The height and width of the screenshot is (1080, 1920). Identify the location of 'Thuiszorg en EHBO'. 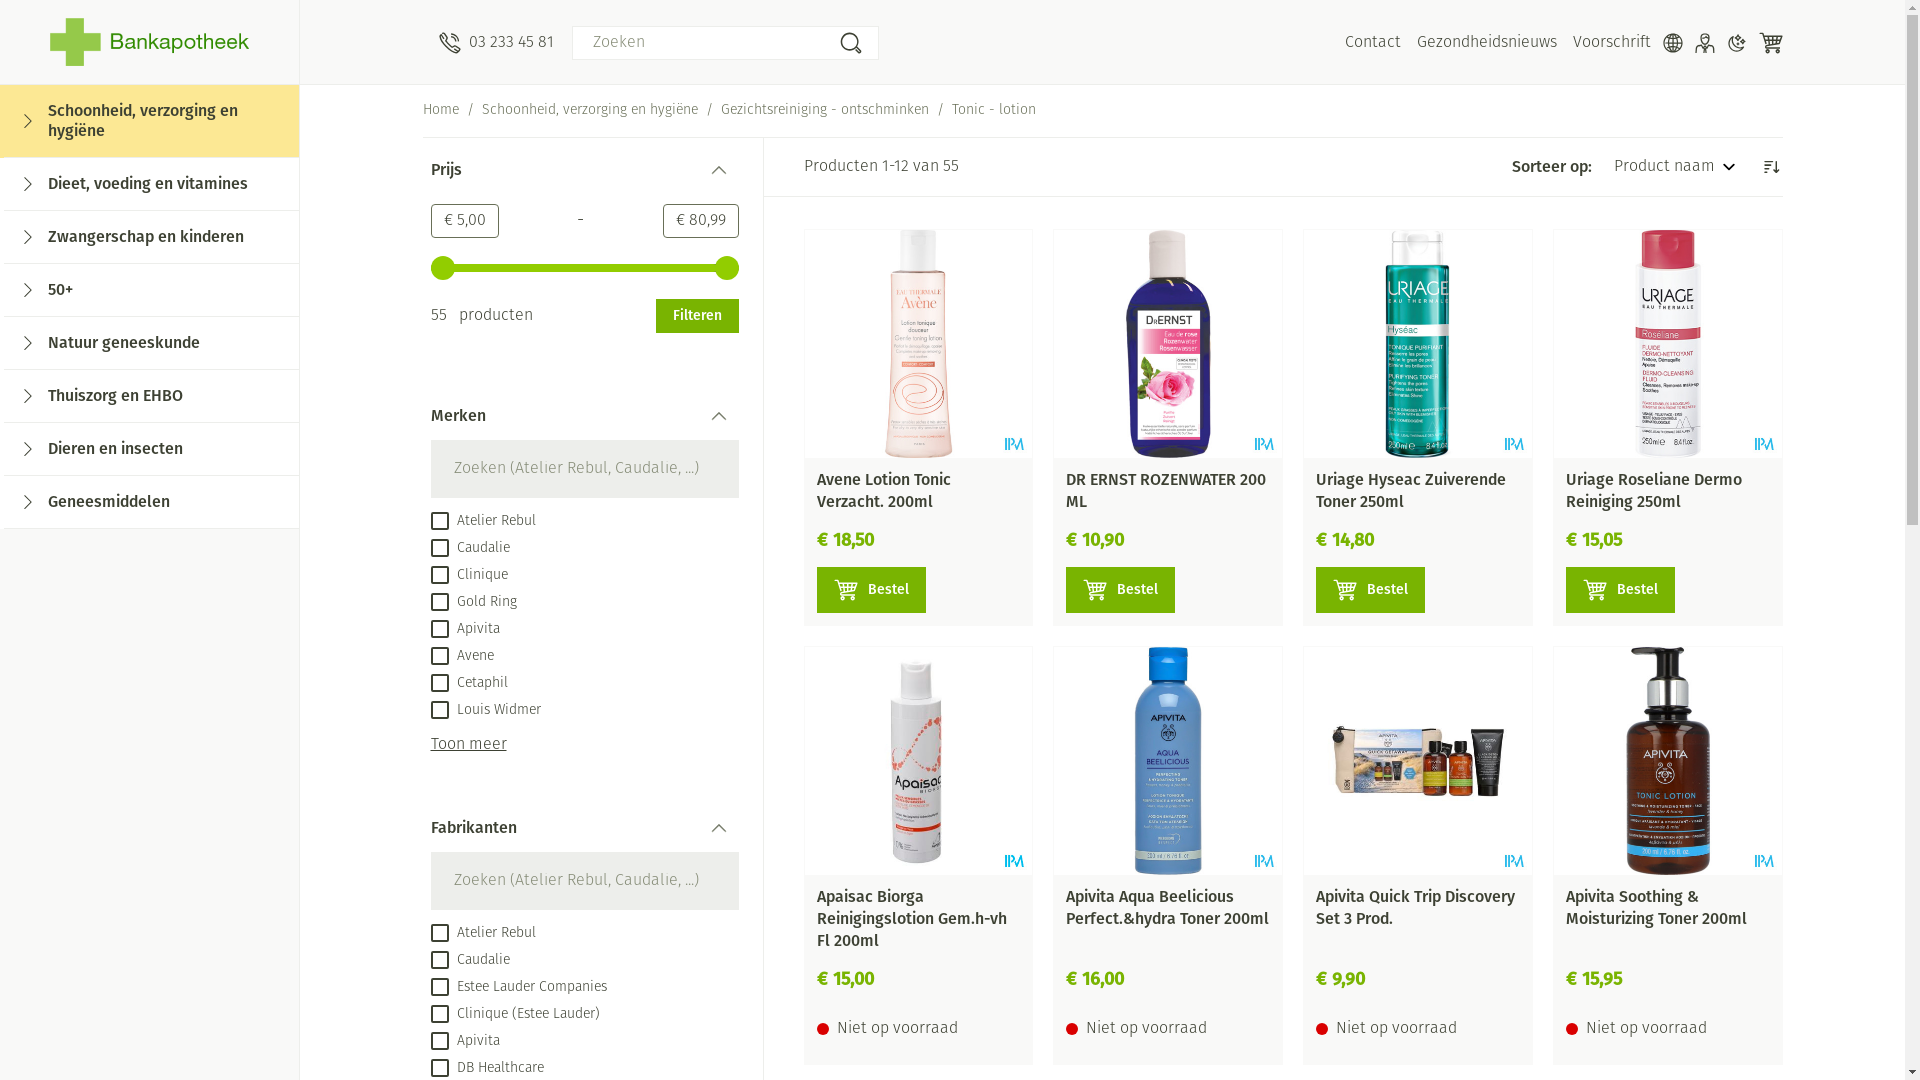
(150, 396).